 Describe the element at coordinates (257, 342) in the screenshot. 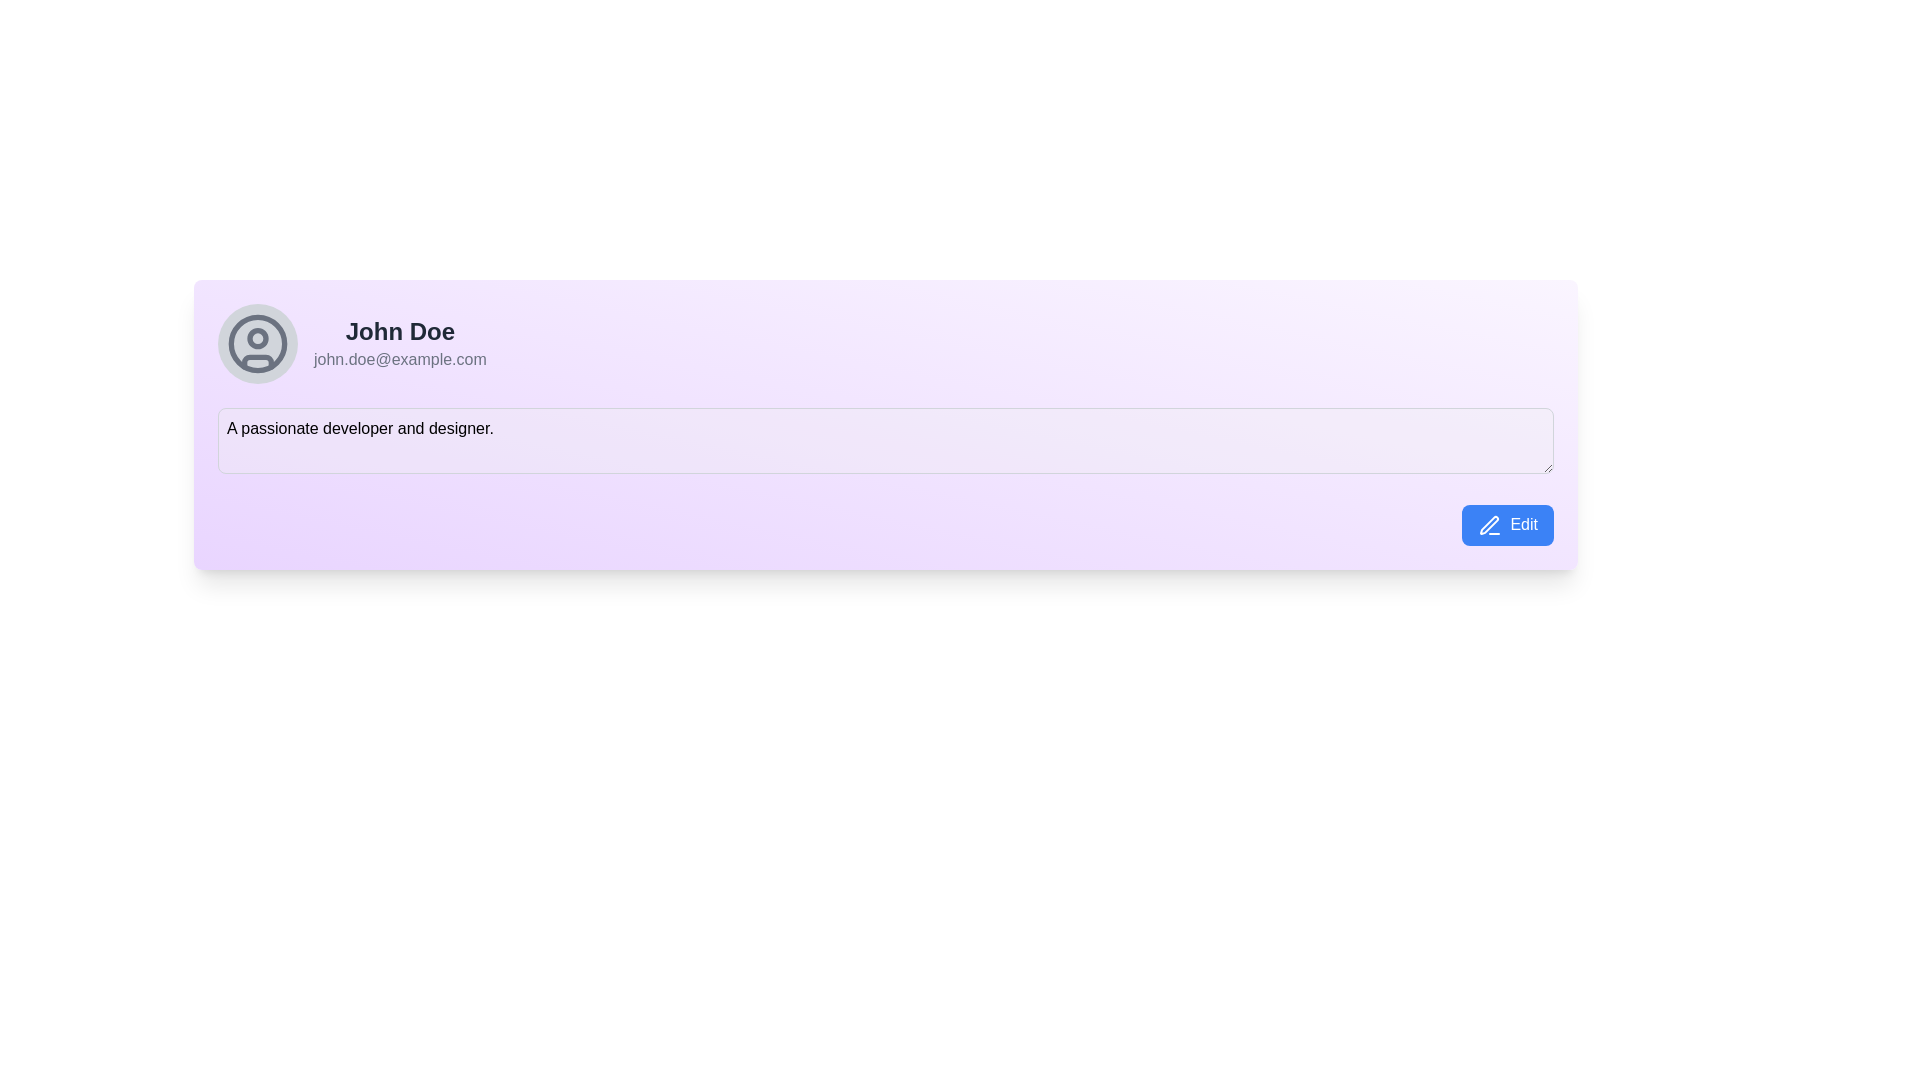

I see `the SVG Circle Element which is a thin gray stroke forming a complete circle, part of the user avatar icon located to the left of the user name 'John Doe'` at that location.